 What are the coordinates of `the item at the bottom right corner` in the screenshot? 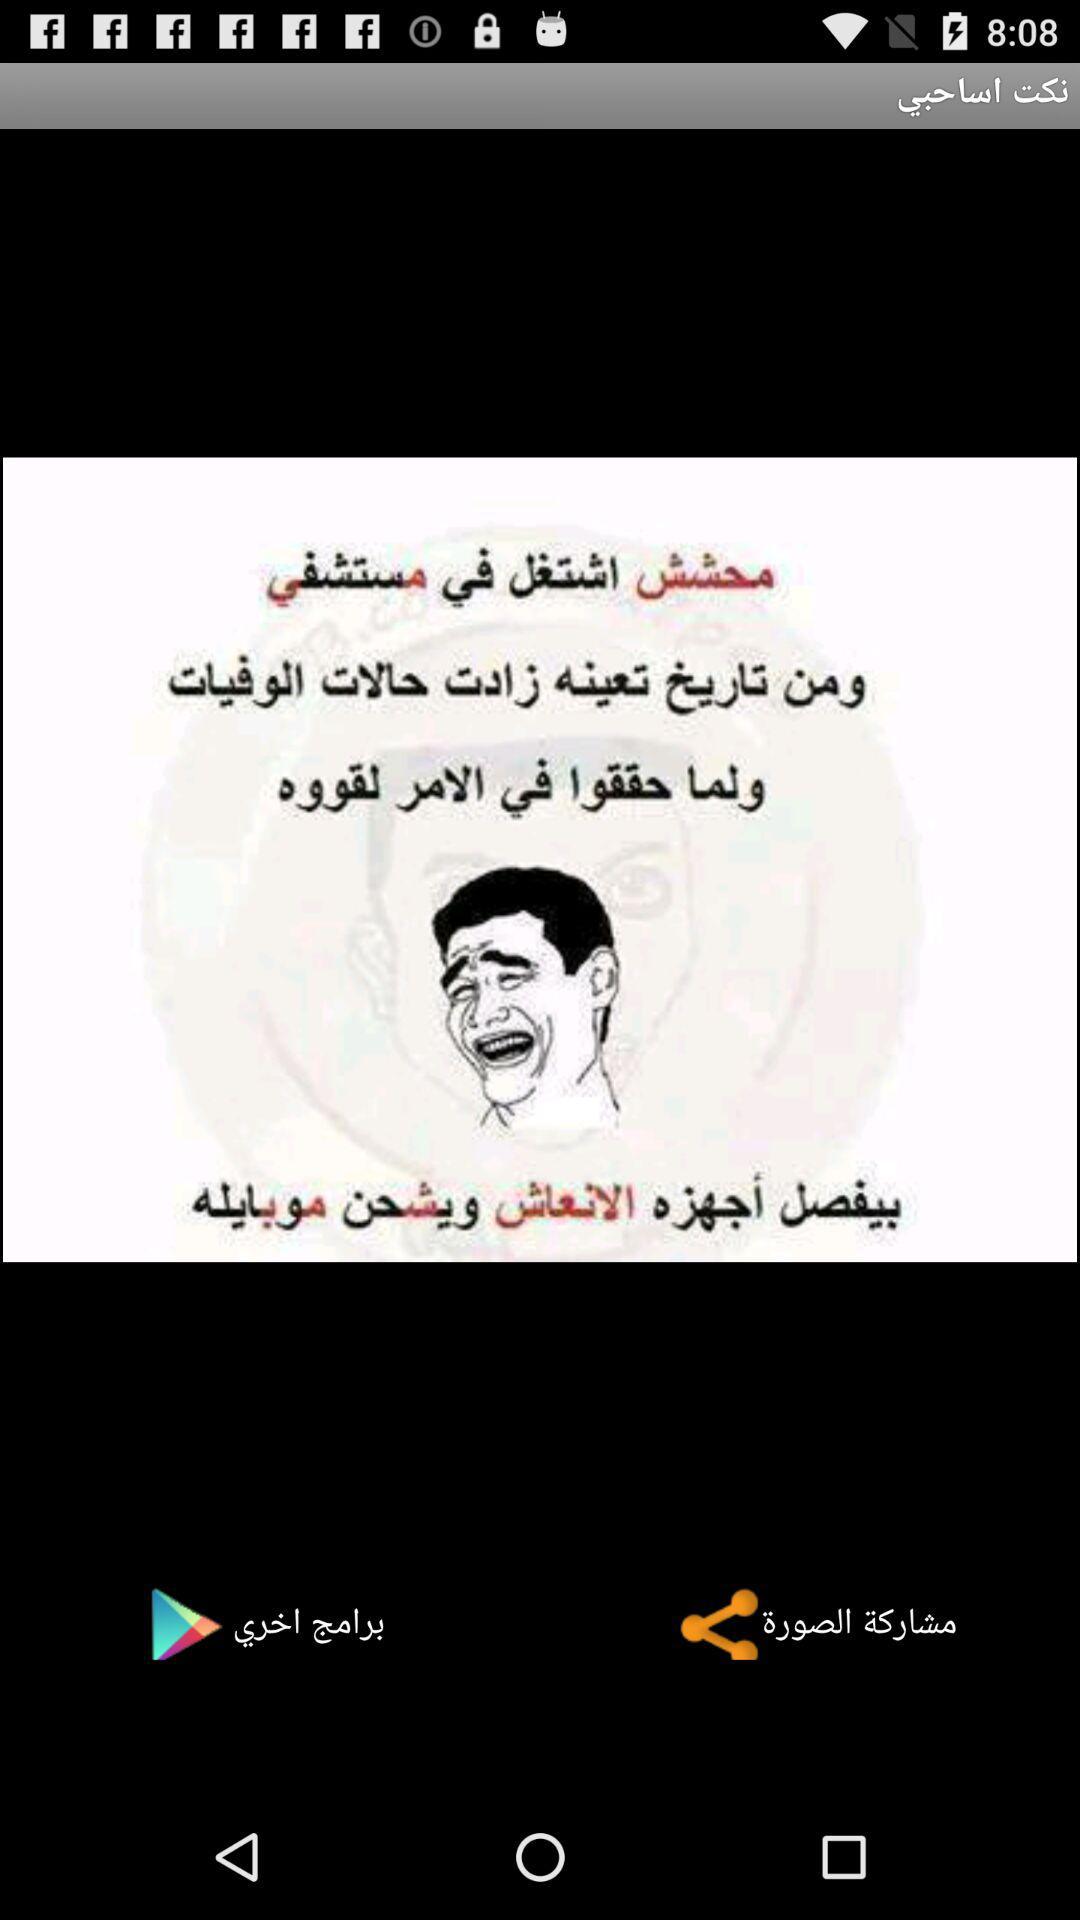 It's located at (802, 1623).